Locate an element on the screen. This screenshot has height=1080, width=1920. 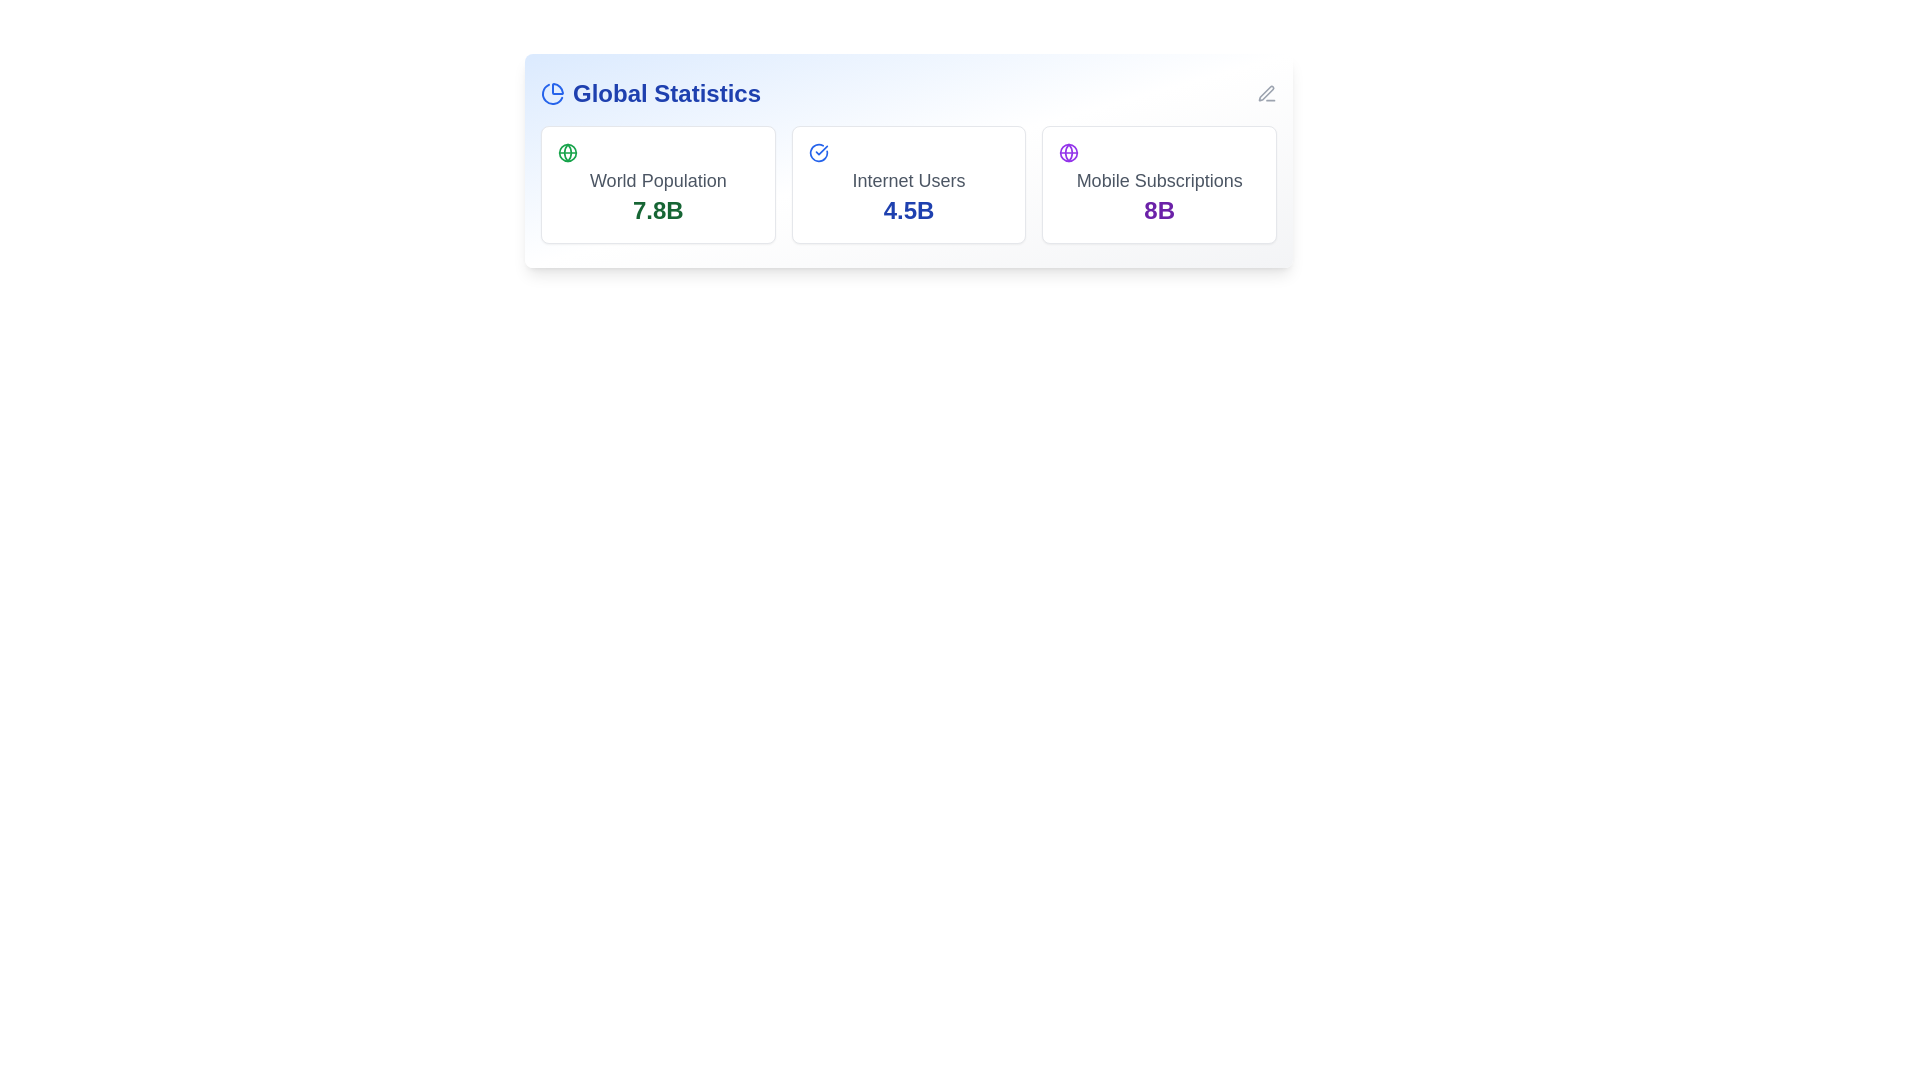
the purple globe icon located in the 'Mobile Subscriptions' card, which is the third card under 'Global Statistics' is located at coordinates (1068, 152).